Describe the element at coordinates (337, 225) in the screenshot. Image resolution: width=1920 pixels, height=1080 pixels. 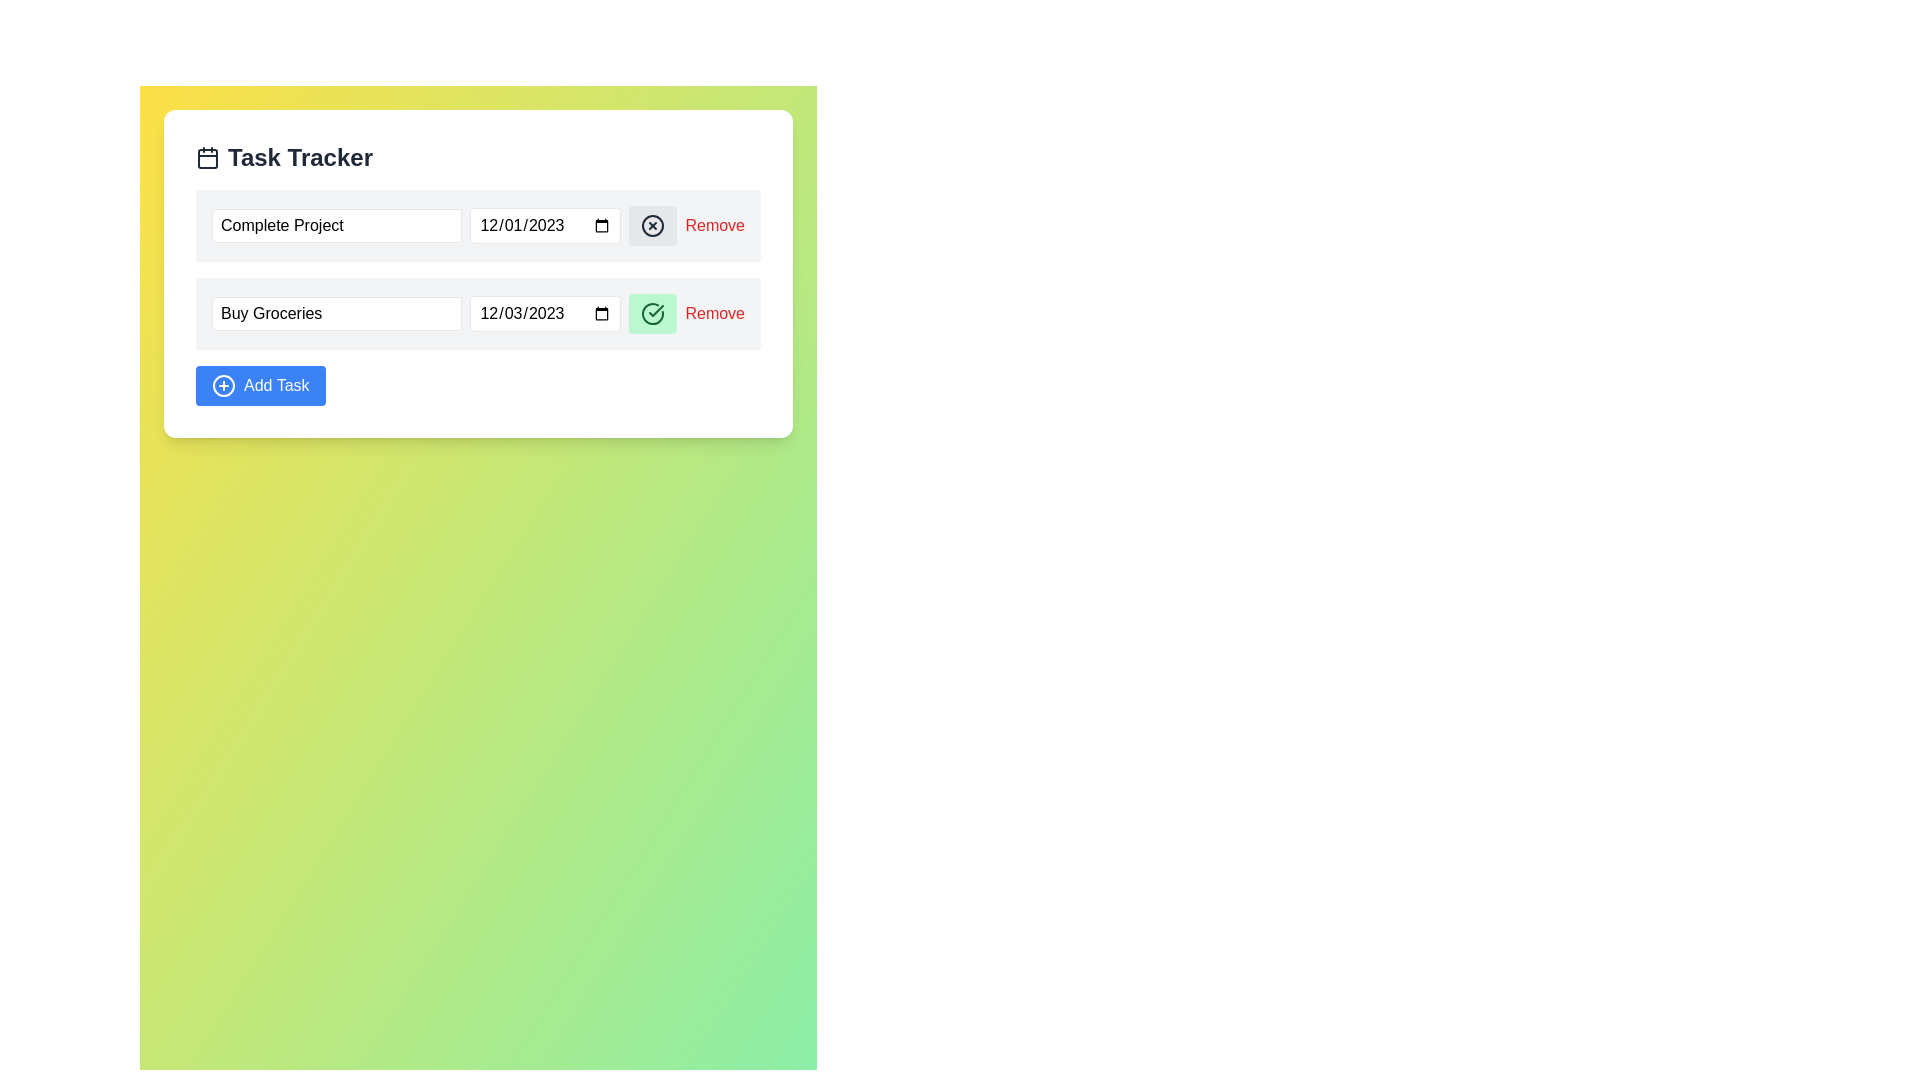
I see `the text input field labeled 'Task Name' which currently contains the value 'Complete Project'` at that location.